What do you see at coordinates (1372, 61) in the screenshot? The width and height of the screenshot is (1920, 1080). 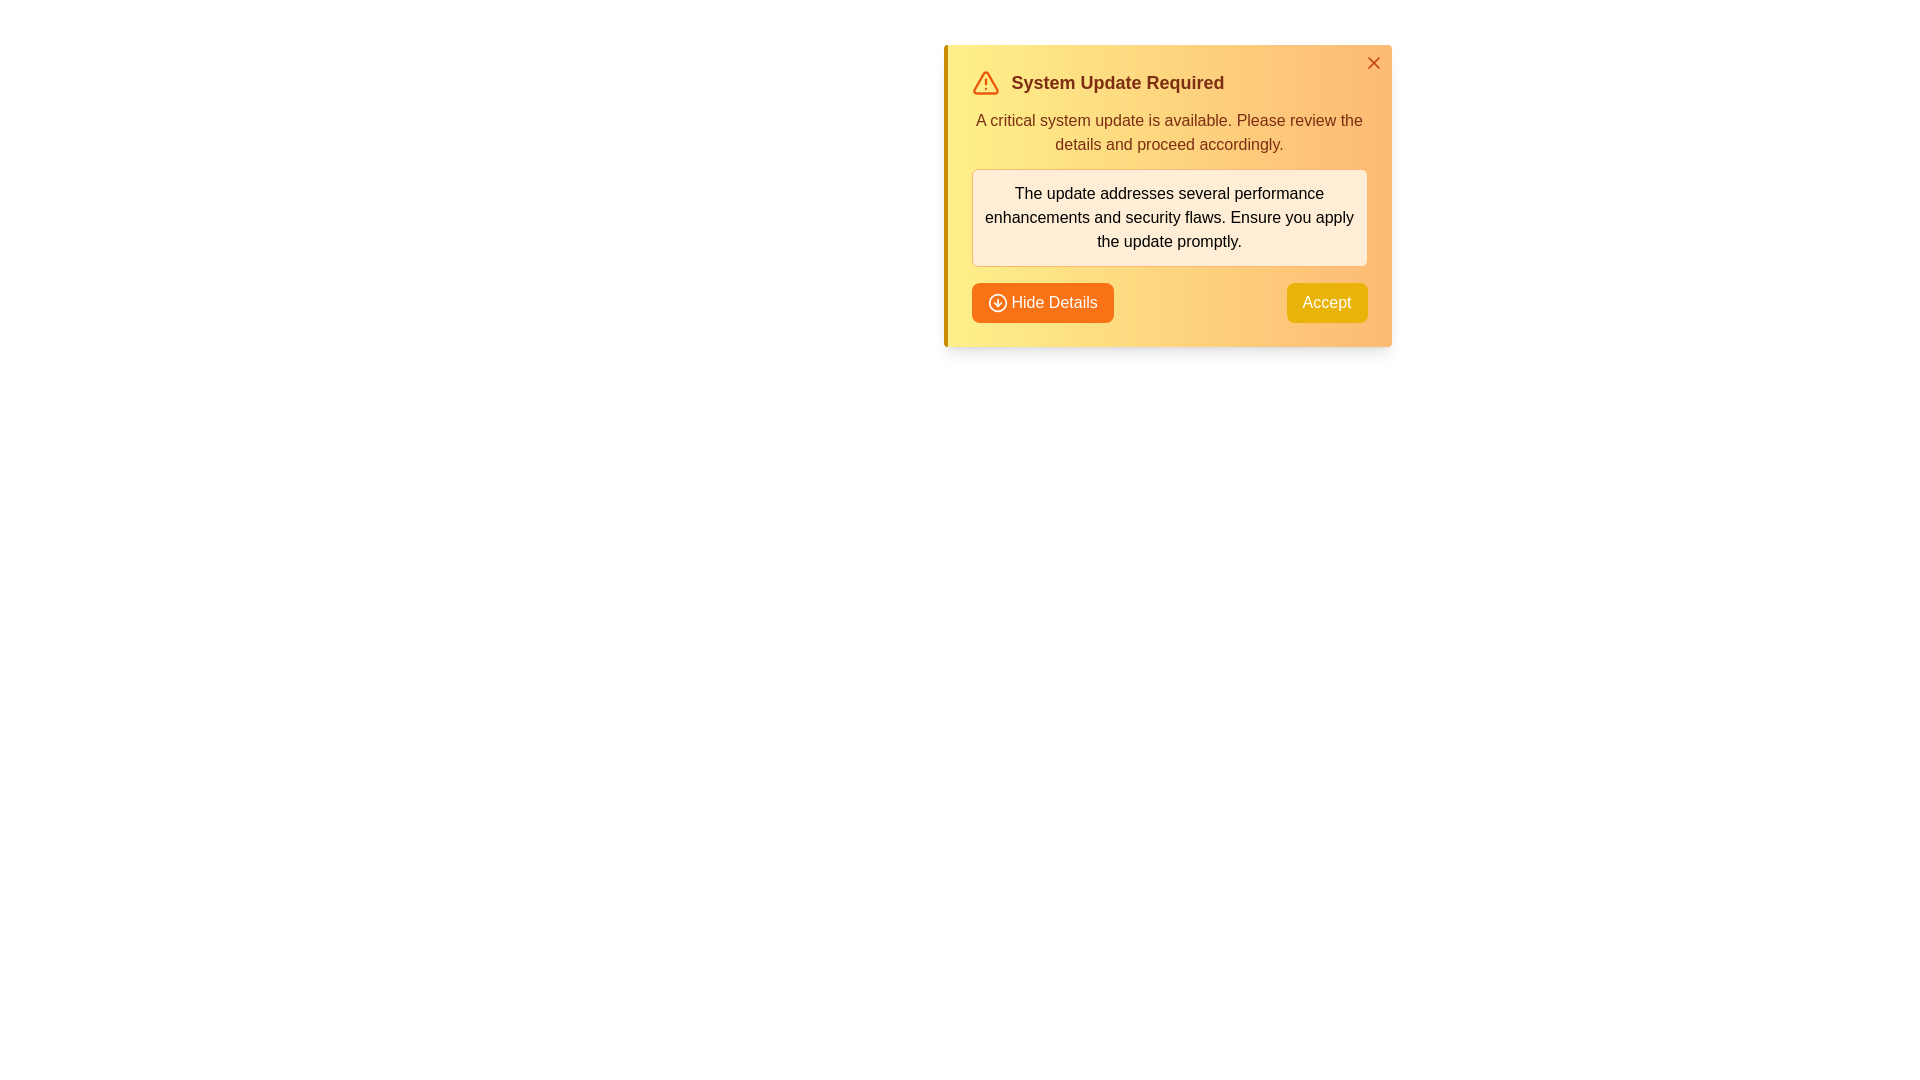 I see `the close button to dismiss the notification` at bounding box center [1372, 61].